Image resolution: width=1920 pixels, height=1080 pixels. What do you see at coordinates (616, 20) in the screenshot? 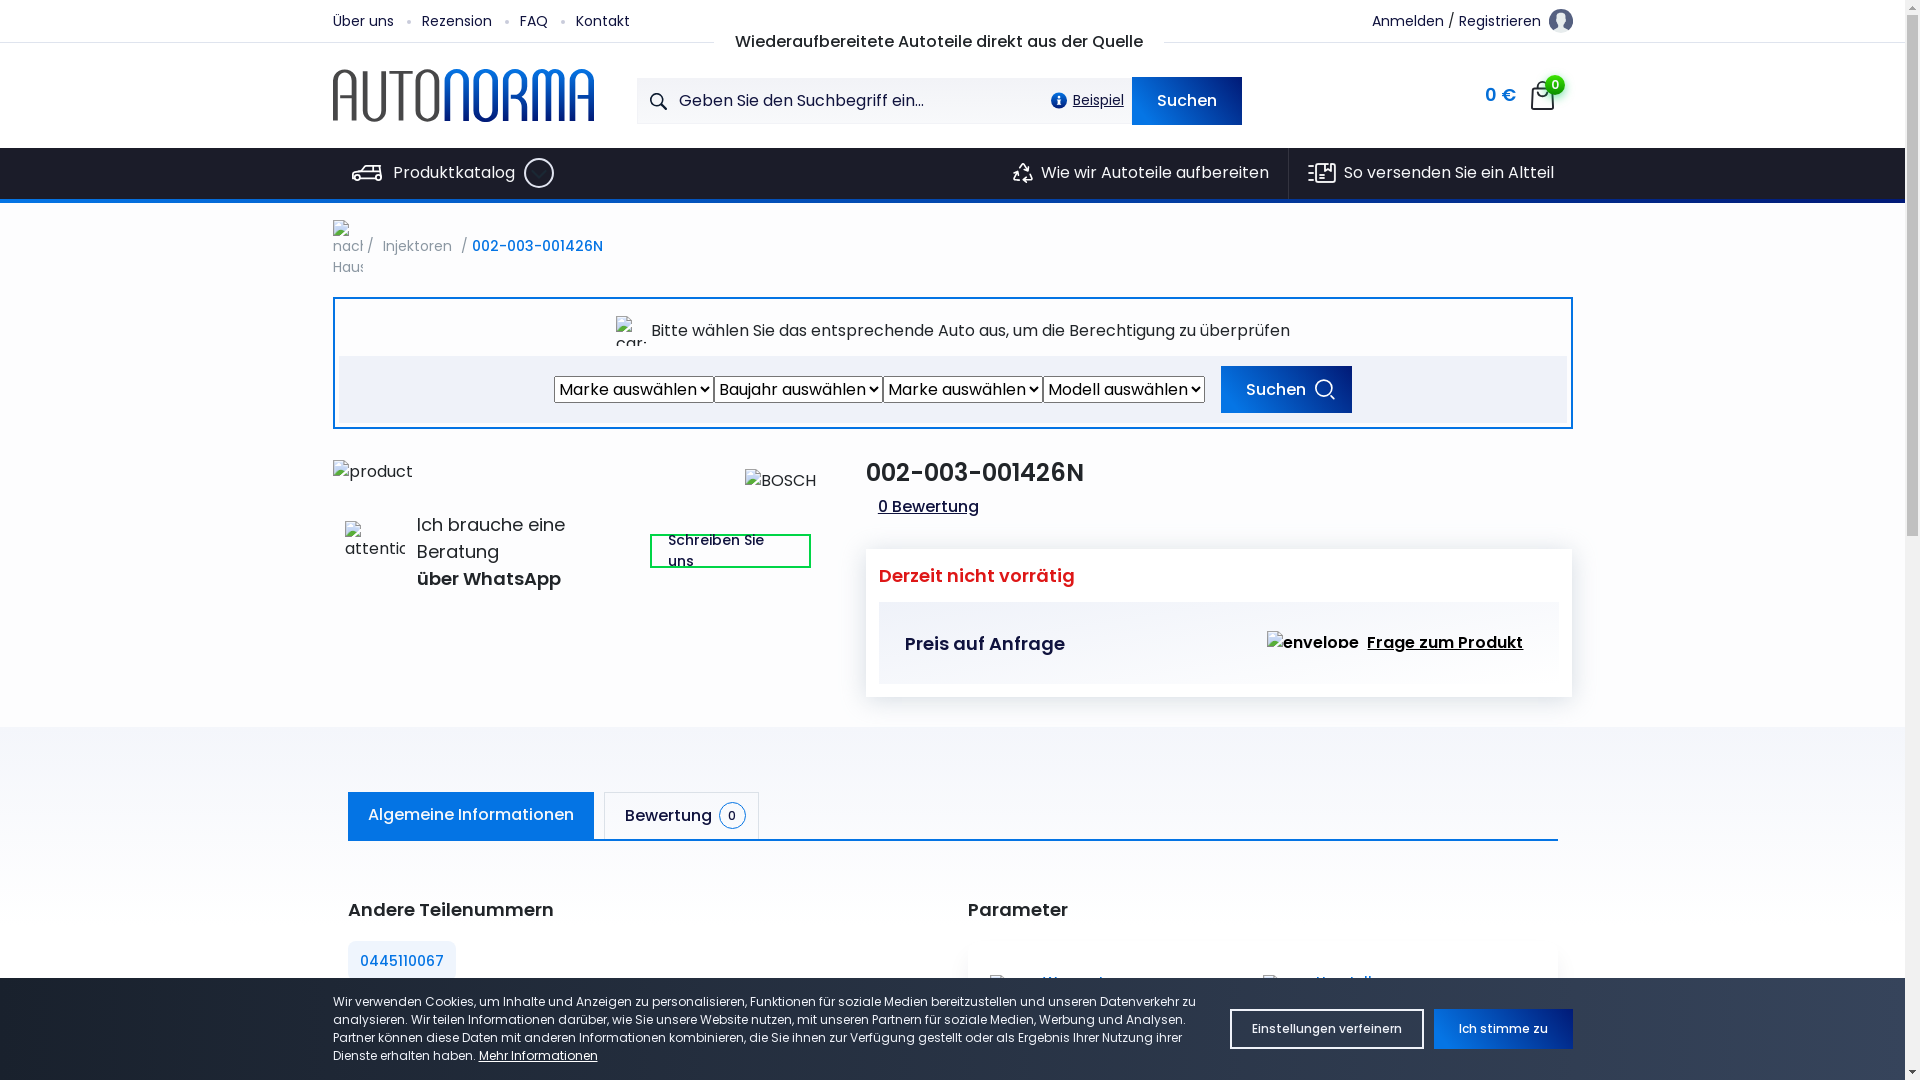
I see `'Kontakt'` at bounding box center [616, 20].